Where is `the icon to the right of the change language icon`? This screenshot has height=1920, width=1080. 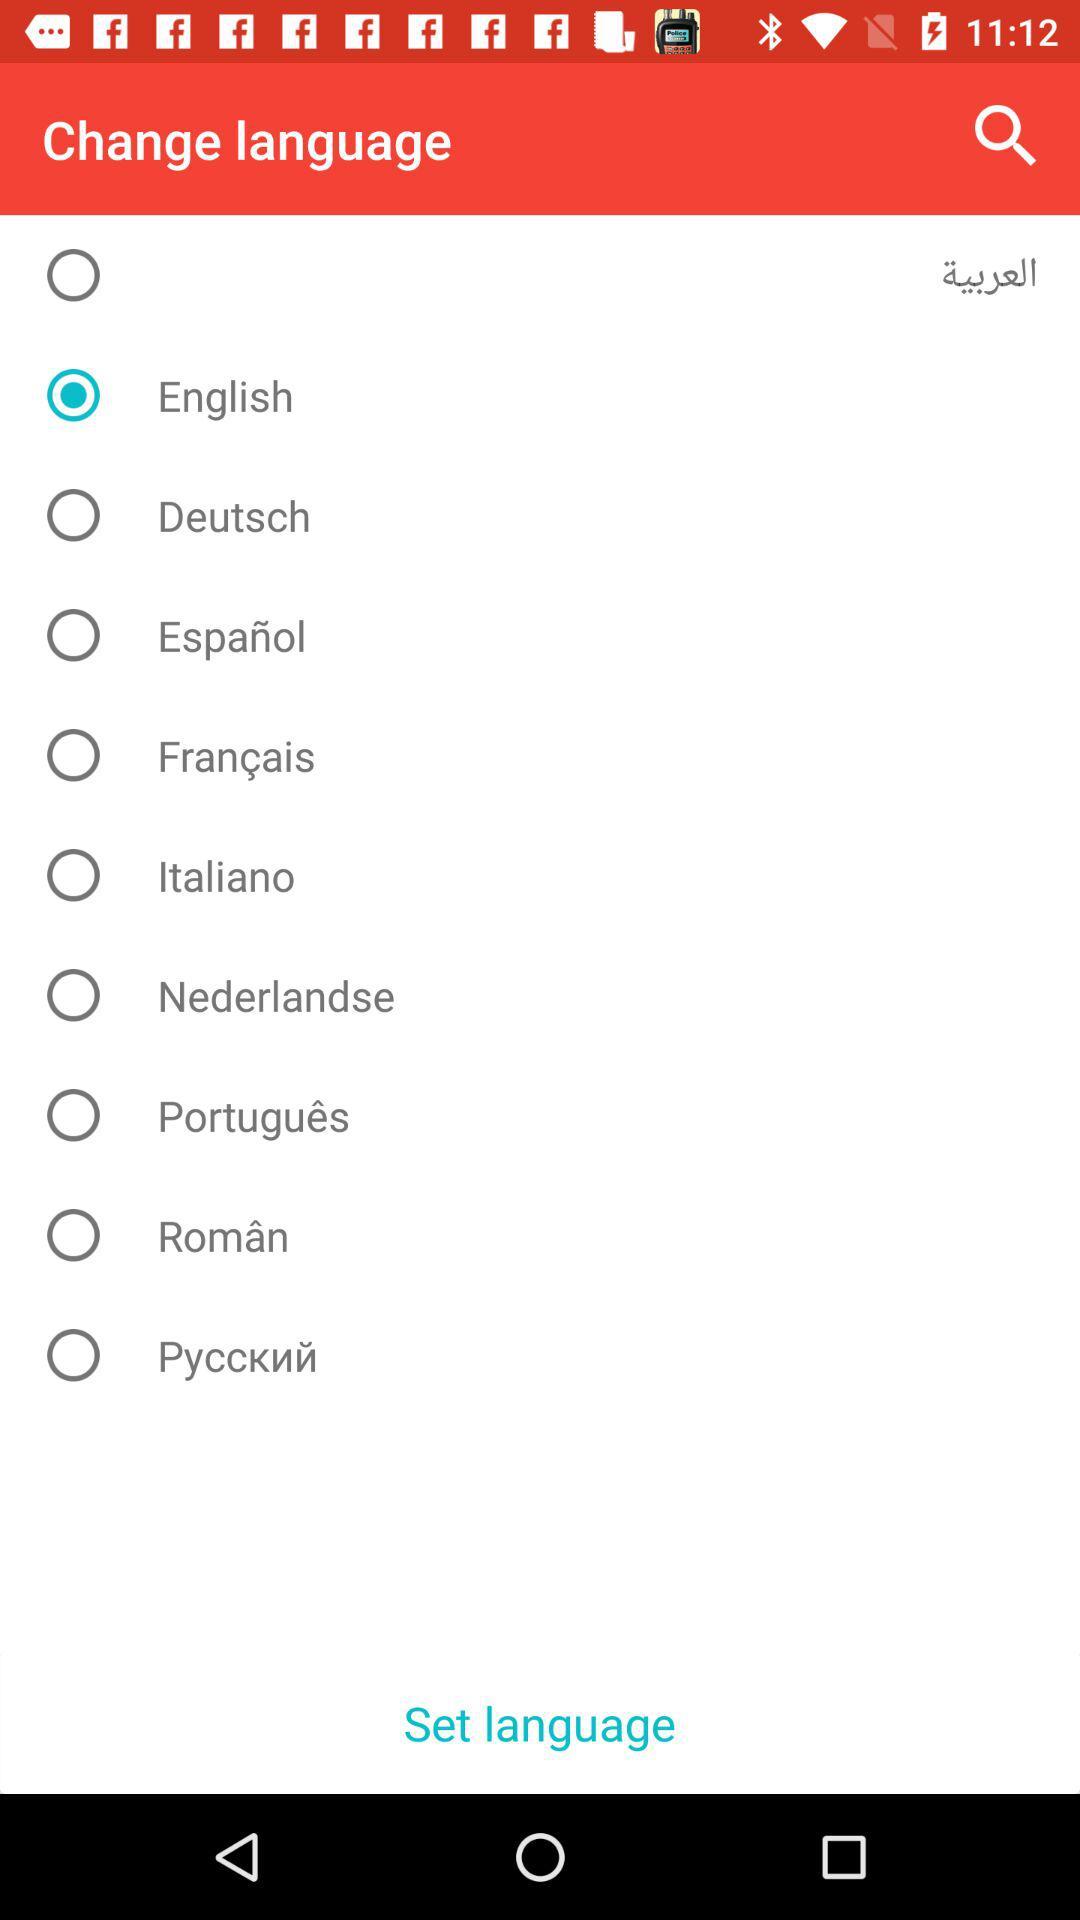 the icon to the right of the change language icon is located at coordinates (1006, 135).